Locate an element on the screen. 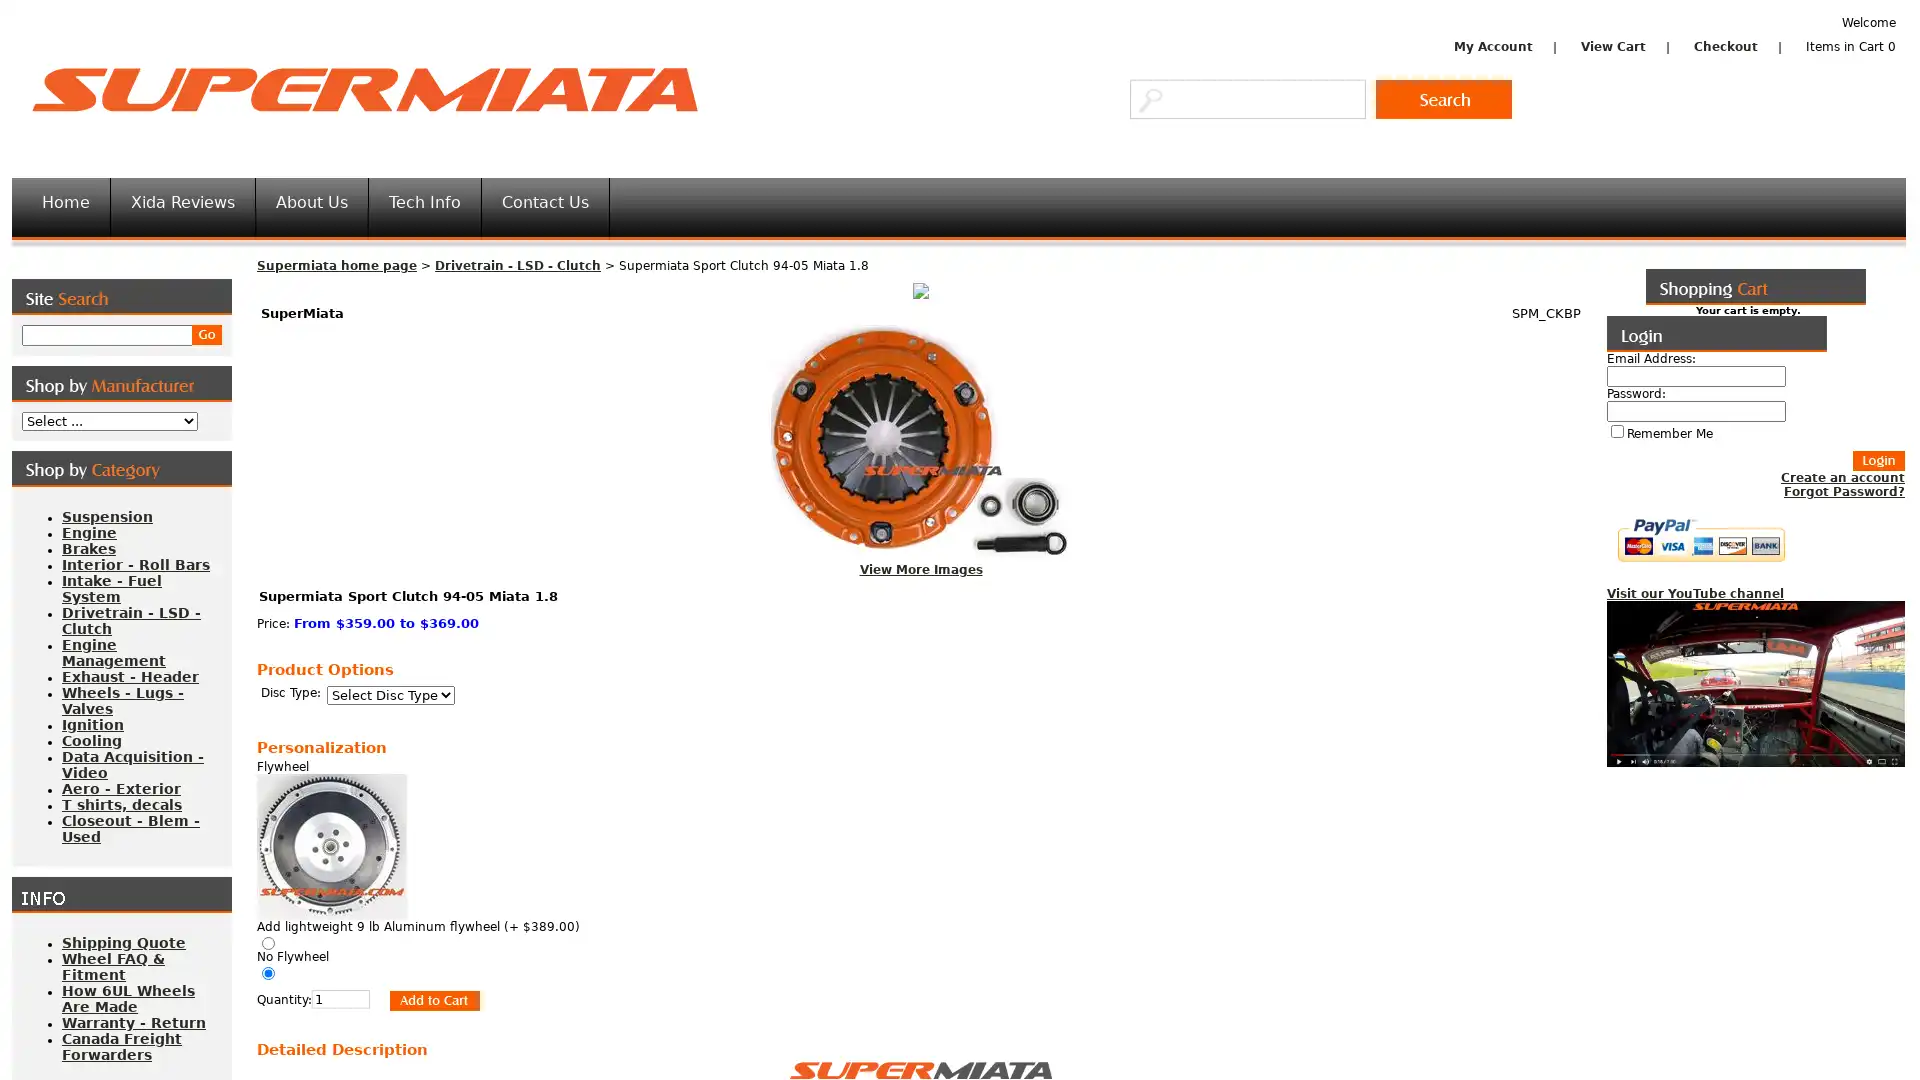  Submit is located at coordinates (424, 999).